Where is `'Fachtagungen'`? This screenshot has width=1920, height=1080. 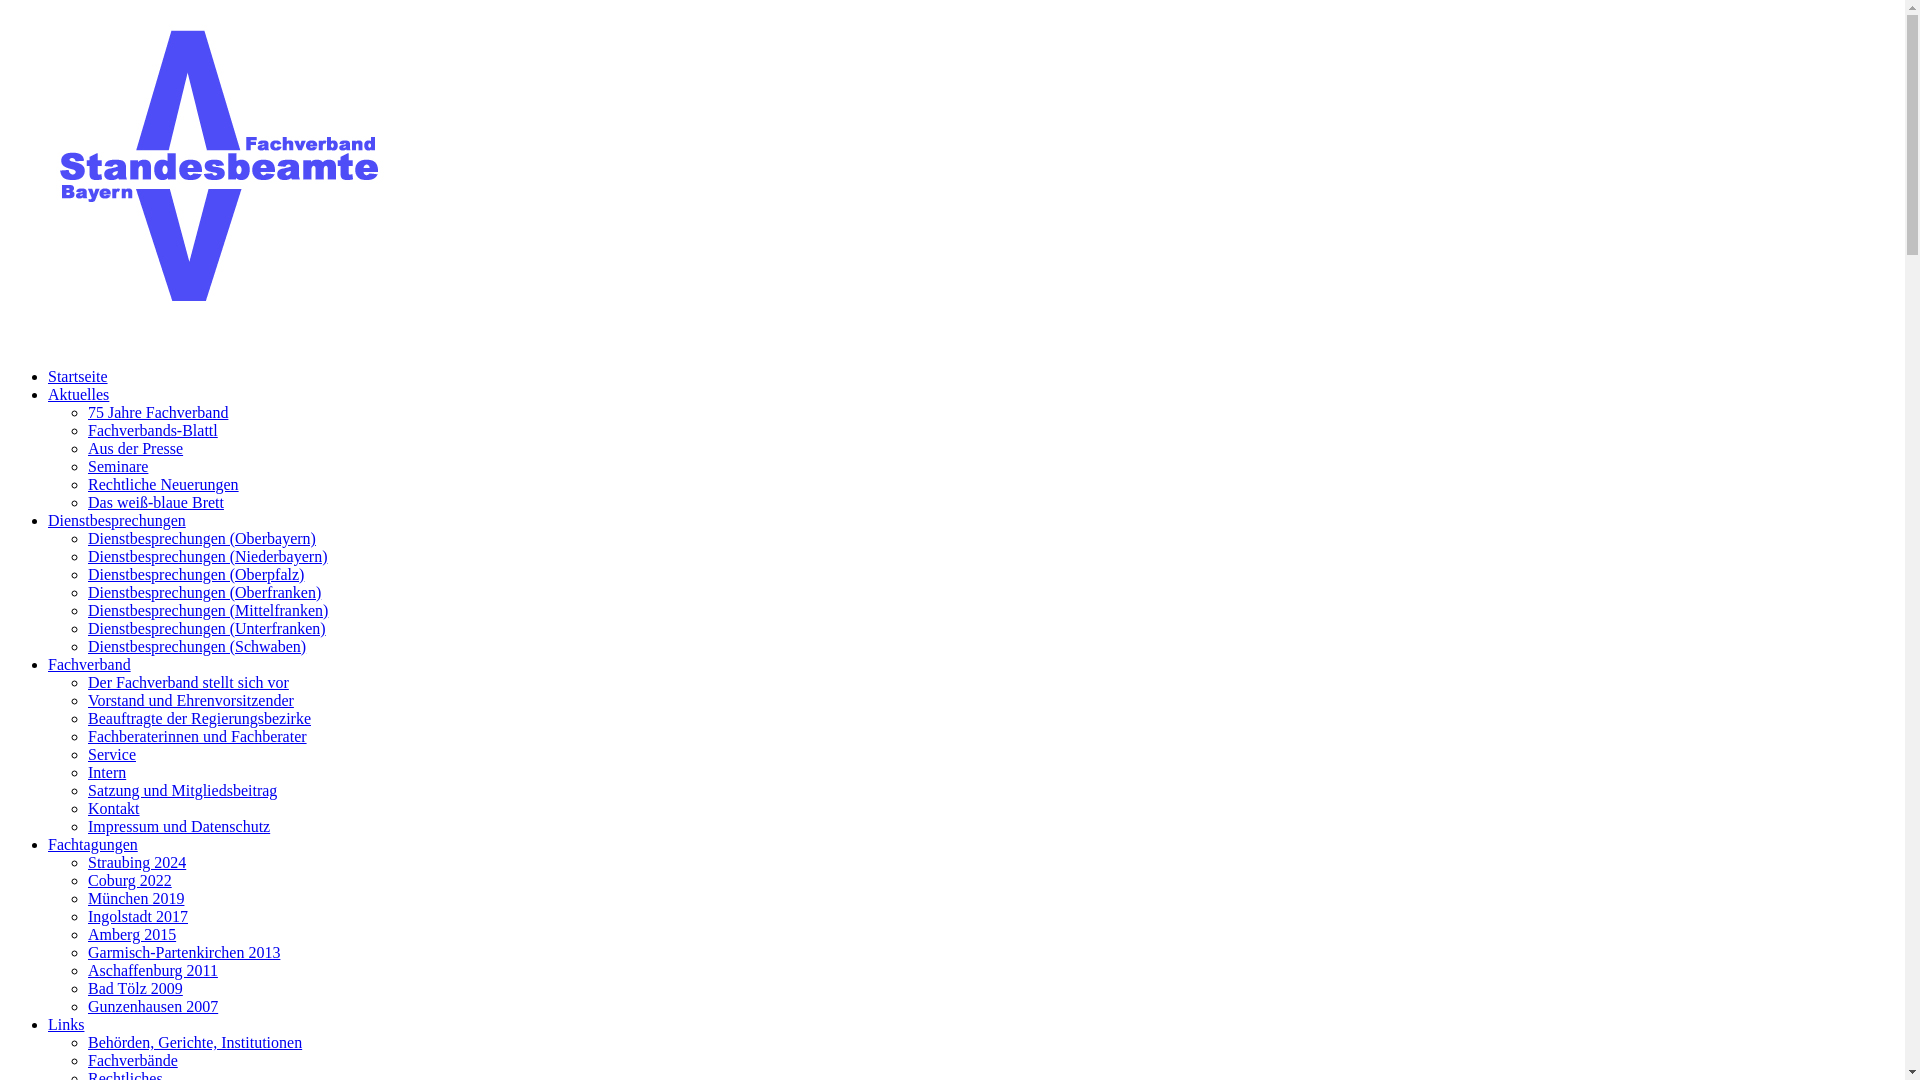 'Fachtagungen' is located at coordinates (91, 844).